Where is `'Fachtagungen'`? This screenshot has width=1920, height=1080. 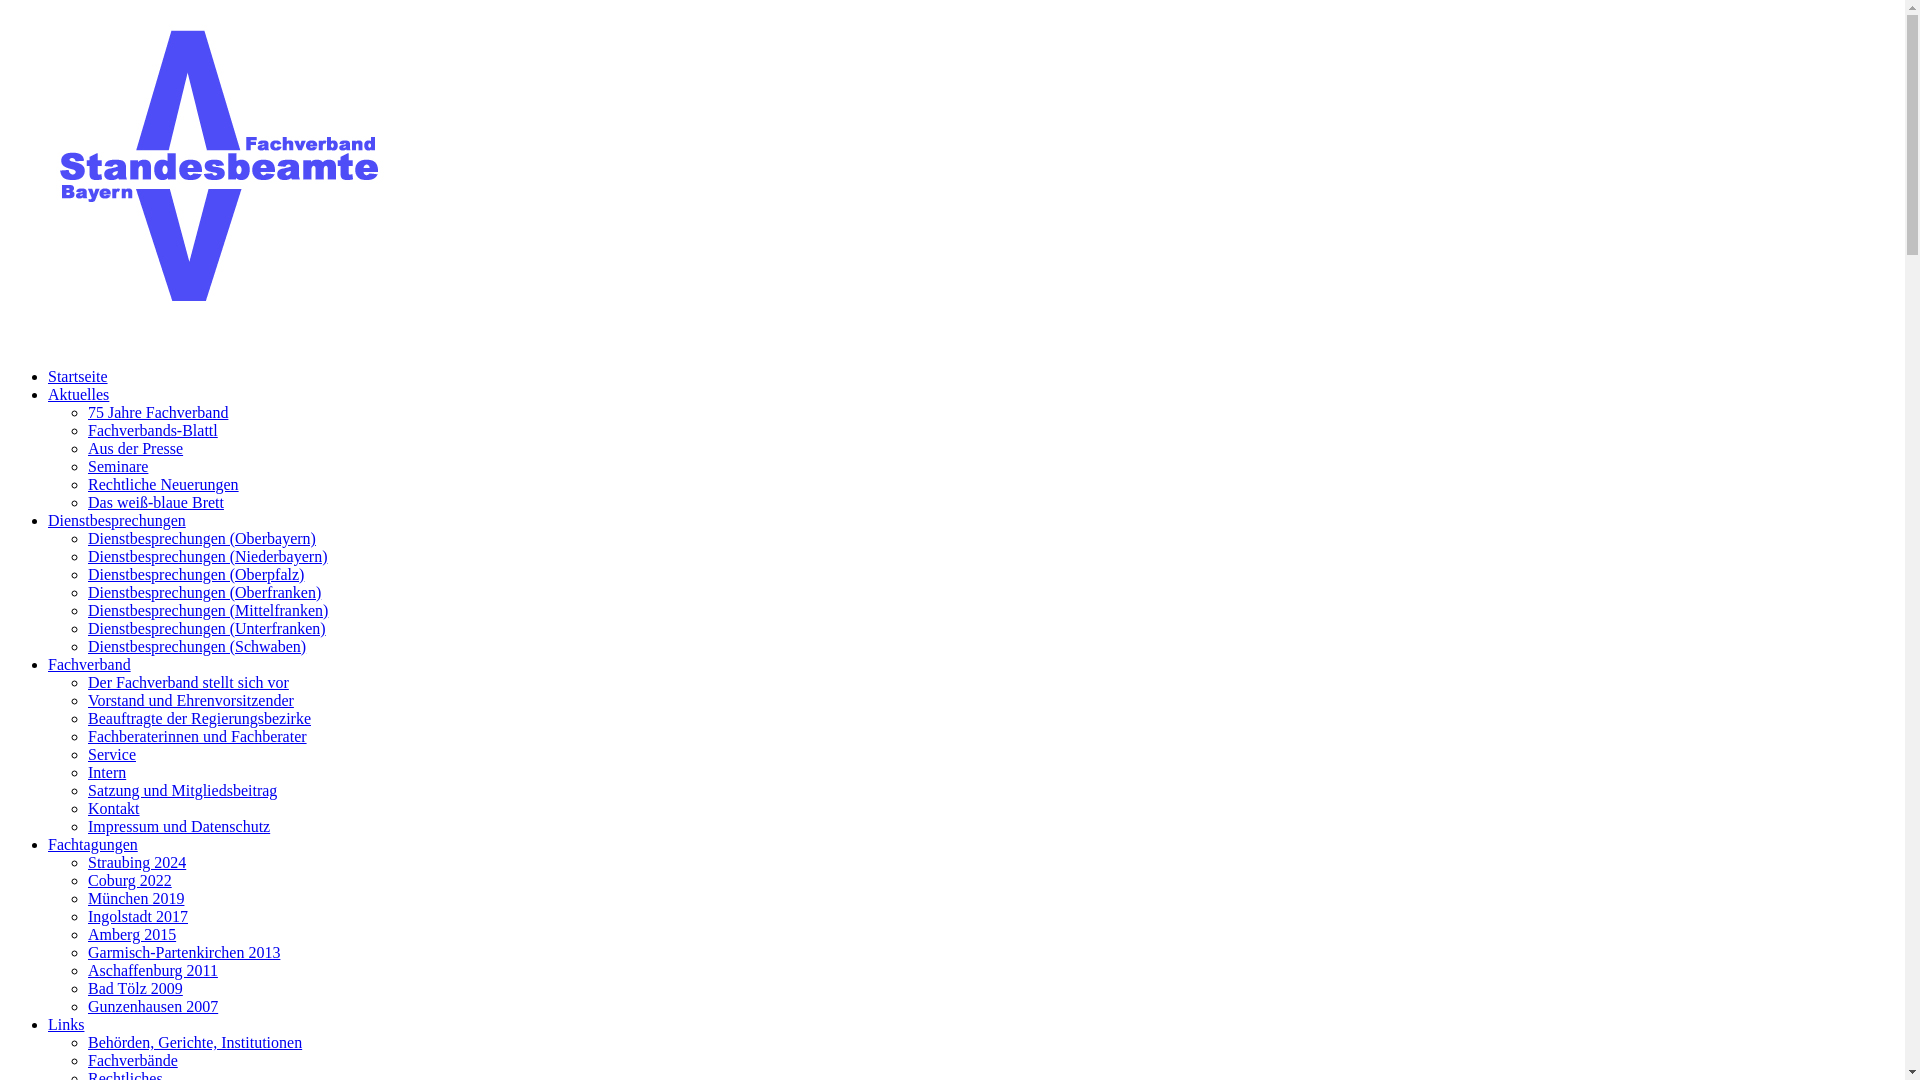 'Fachtagungen' is located at coordinates (91, 844).